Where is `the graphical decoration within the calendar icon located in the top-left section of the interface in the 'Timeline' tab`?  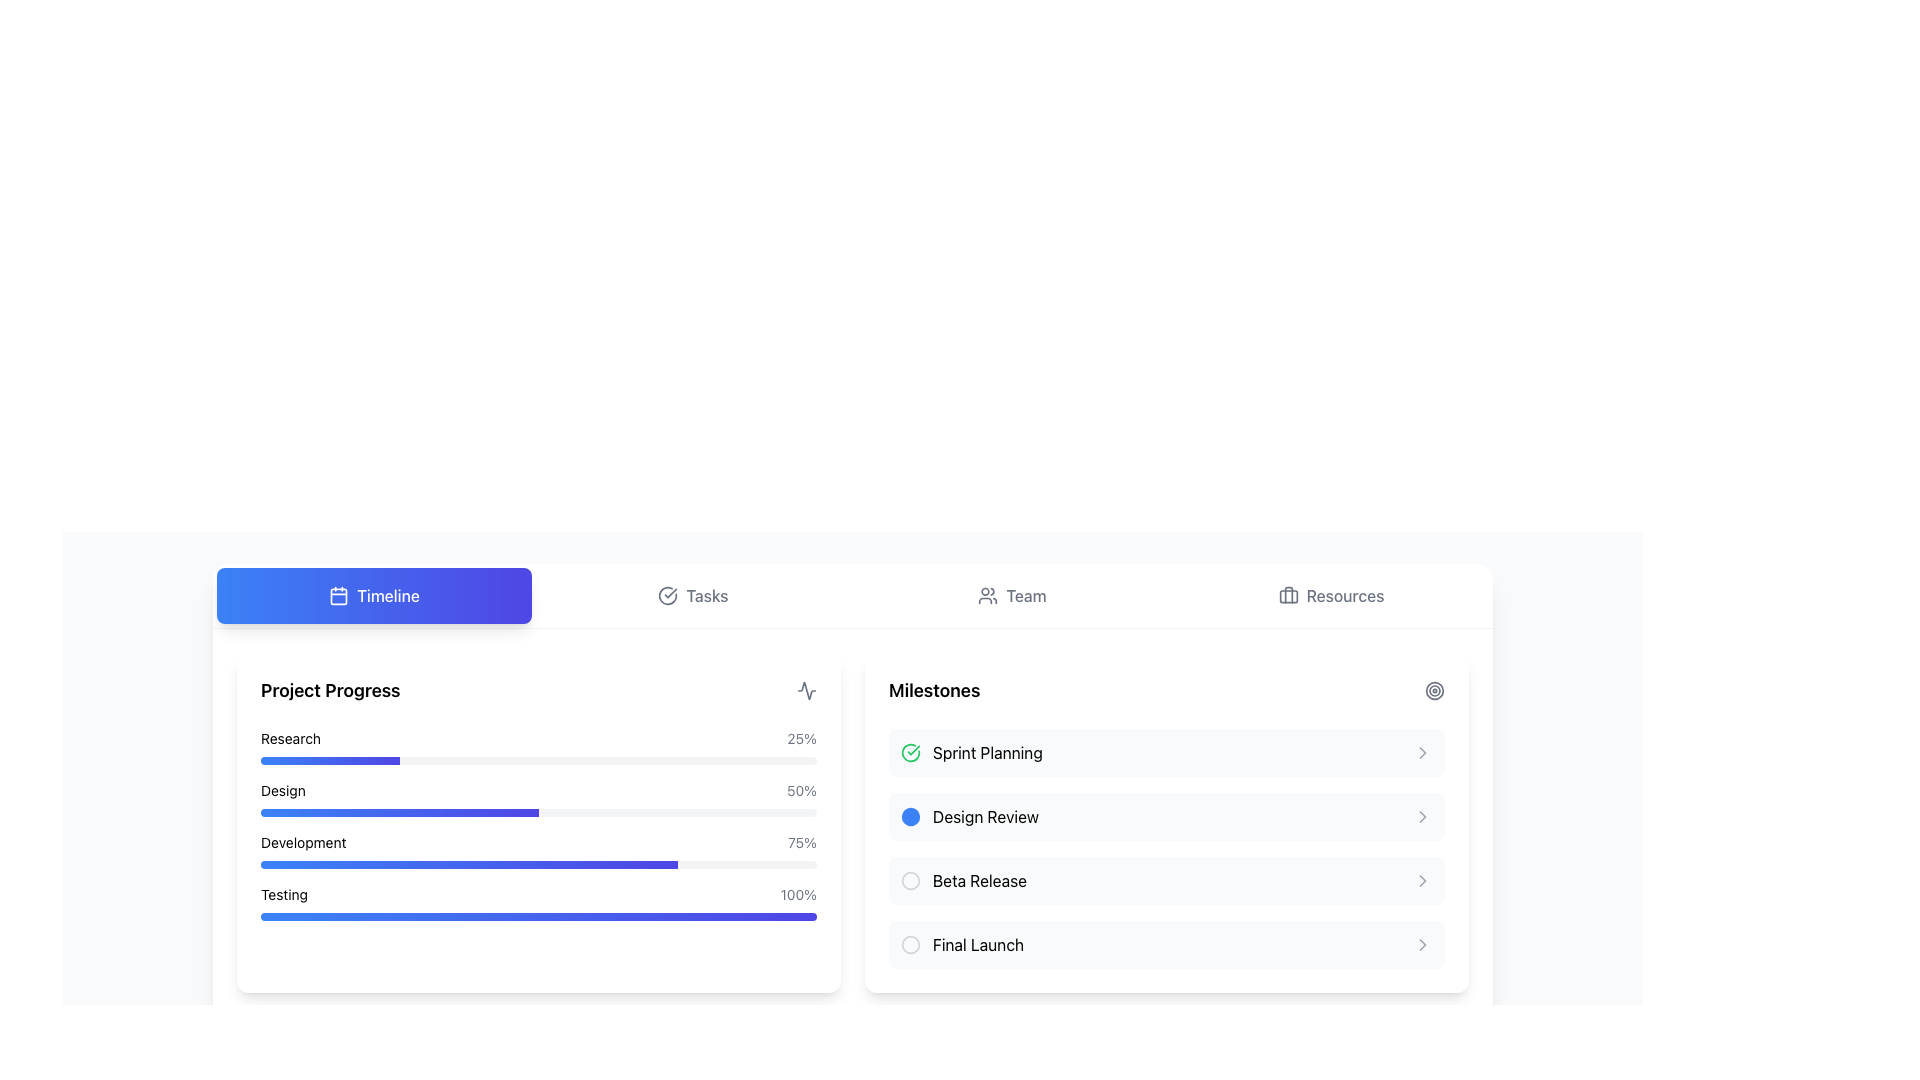
the graphical decoration within the calendar icon located in the top-left section of the interface in the 'Timeline' tab is located at coordinates (339, 595).